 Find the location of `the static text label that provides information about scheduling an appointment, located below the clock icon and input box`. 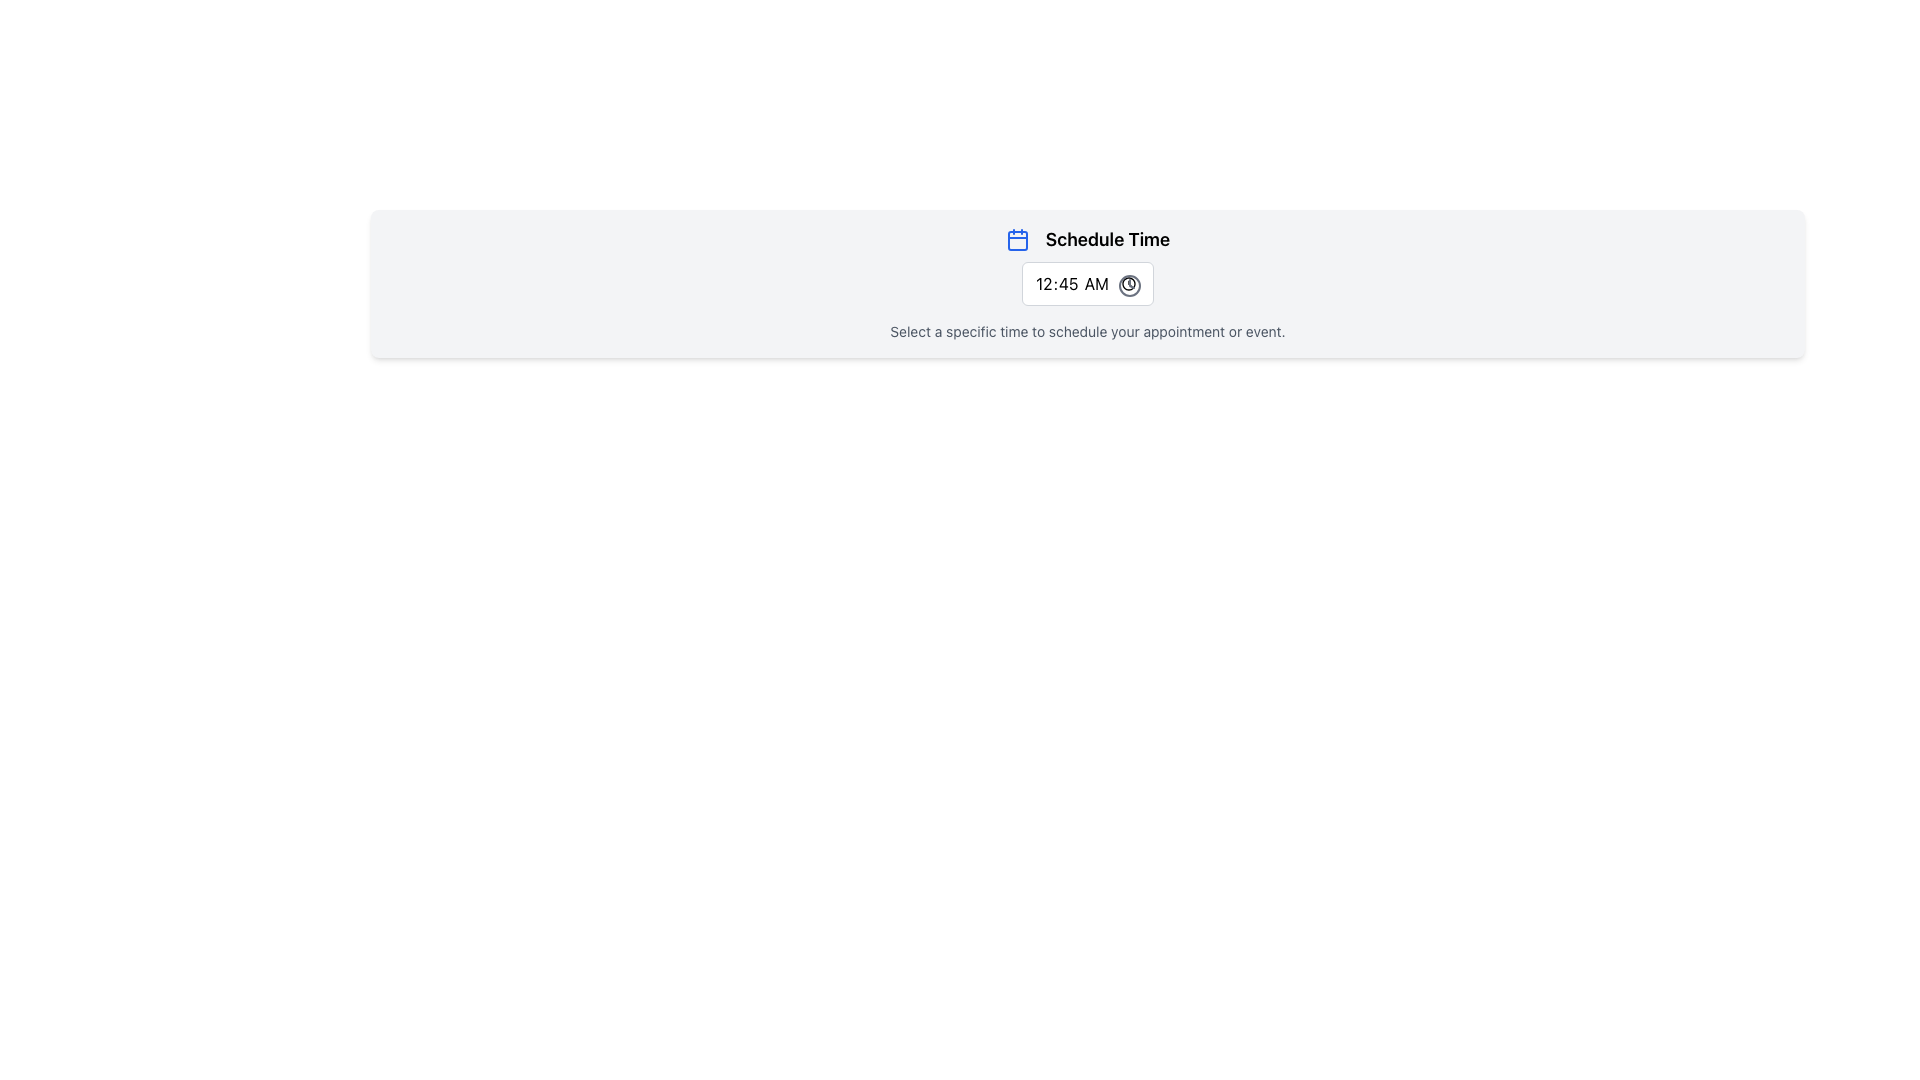

the static text label that provides information about scheduling an appointment, located below the clock icon and input box is located at coordinates (1087, 330).